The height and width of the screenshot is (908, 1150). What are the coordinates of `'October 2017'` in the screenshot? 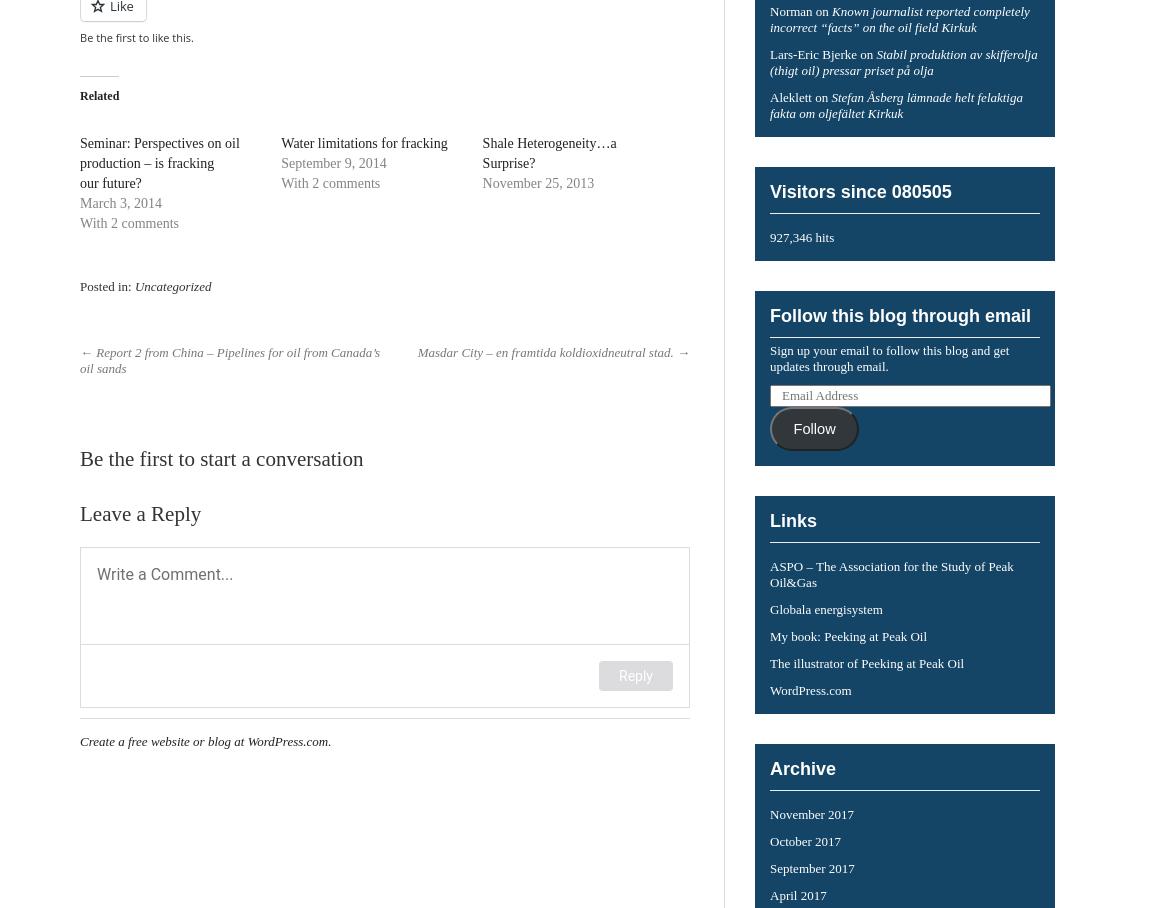 It's located at (804, 839).